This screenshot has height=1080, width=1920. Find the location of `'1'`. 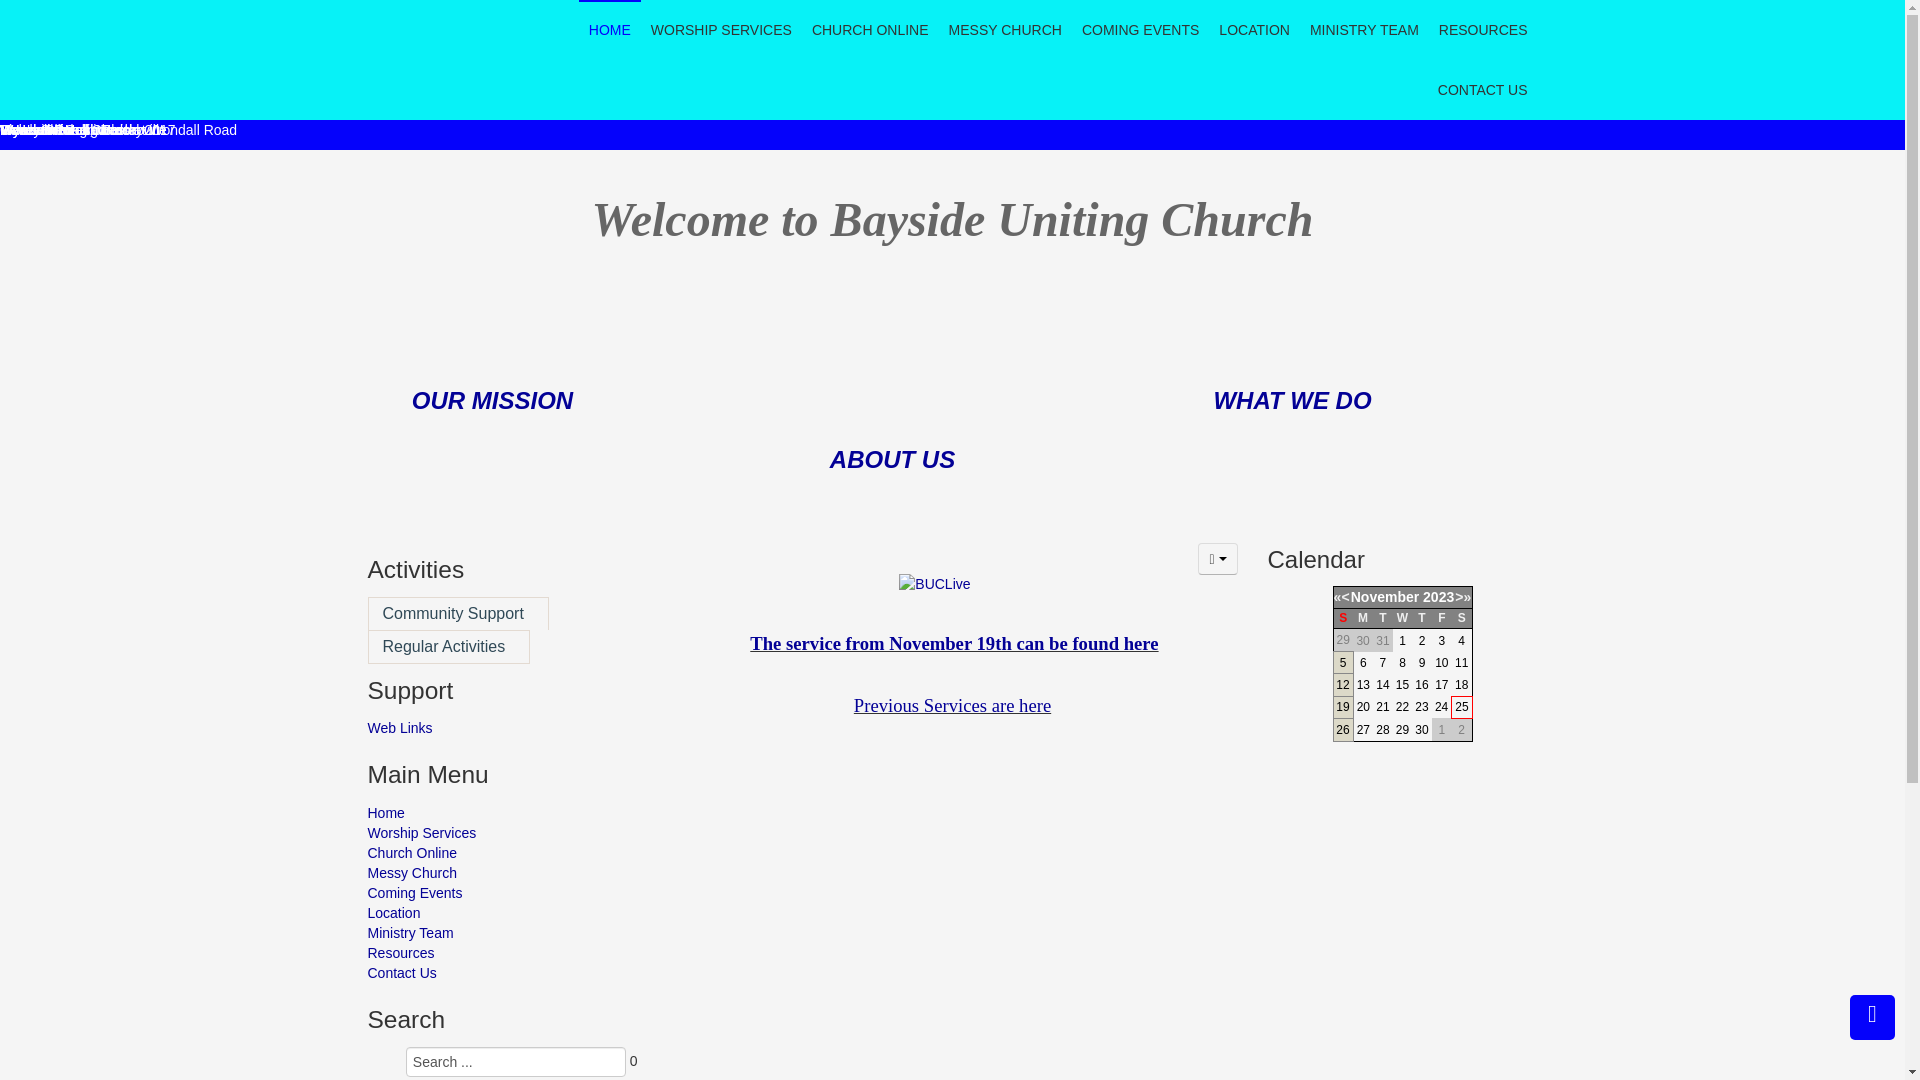

'1' is located at coordinates (1401, 640).